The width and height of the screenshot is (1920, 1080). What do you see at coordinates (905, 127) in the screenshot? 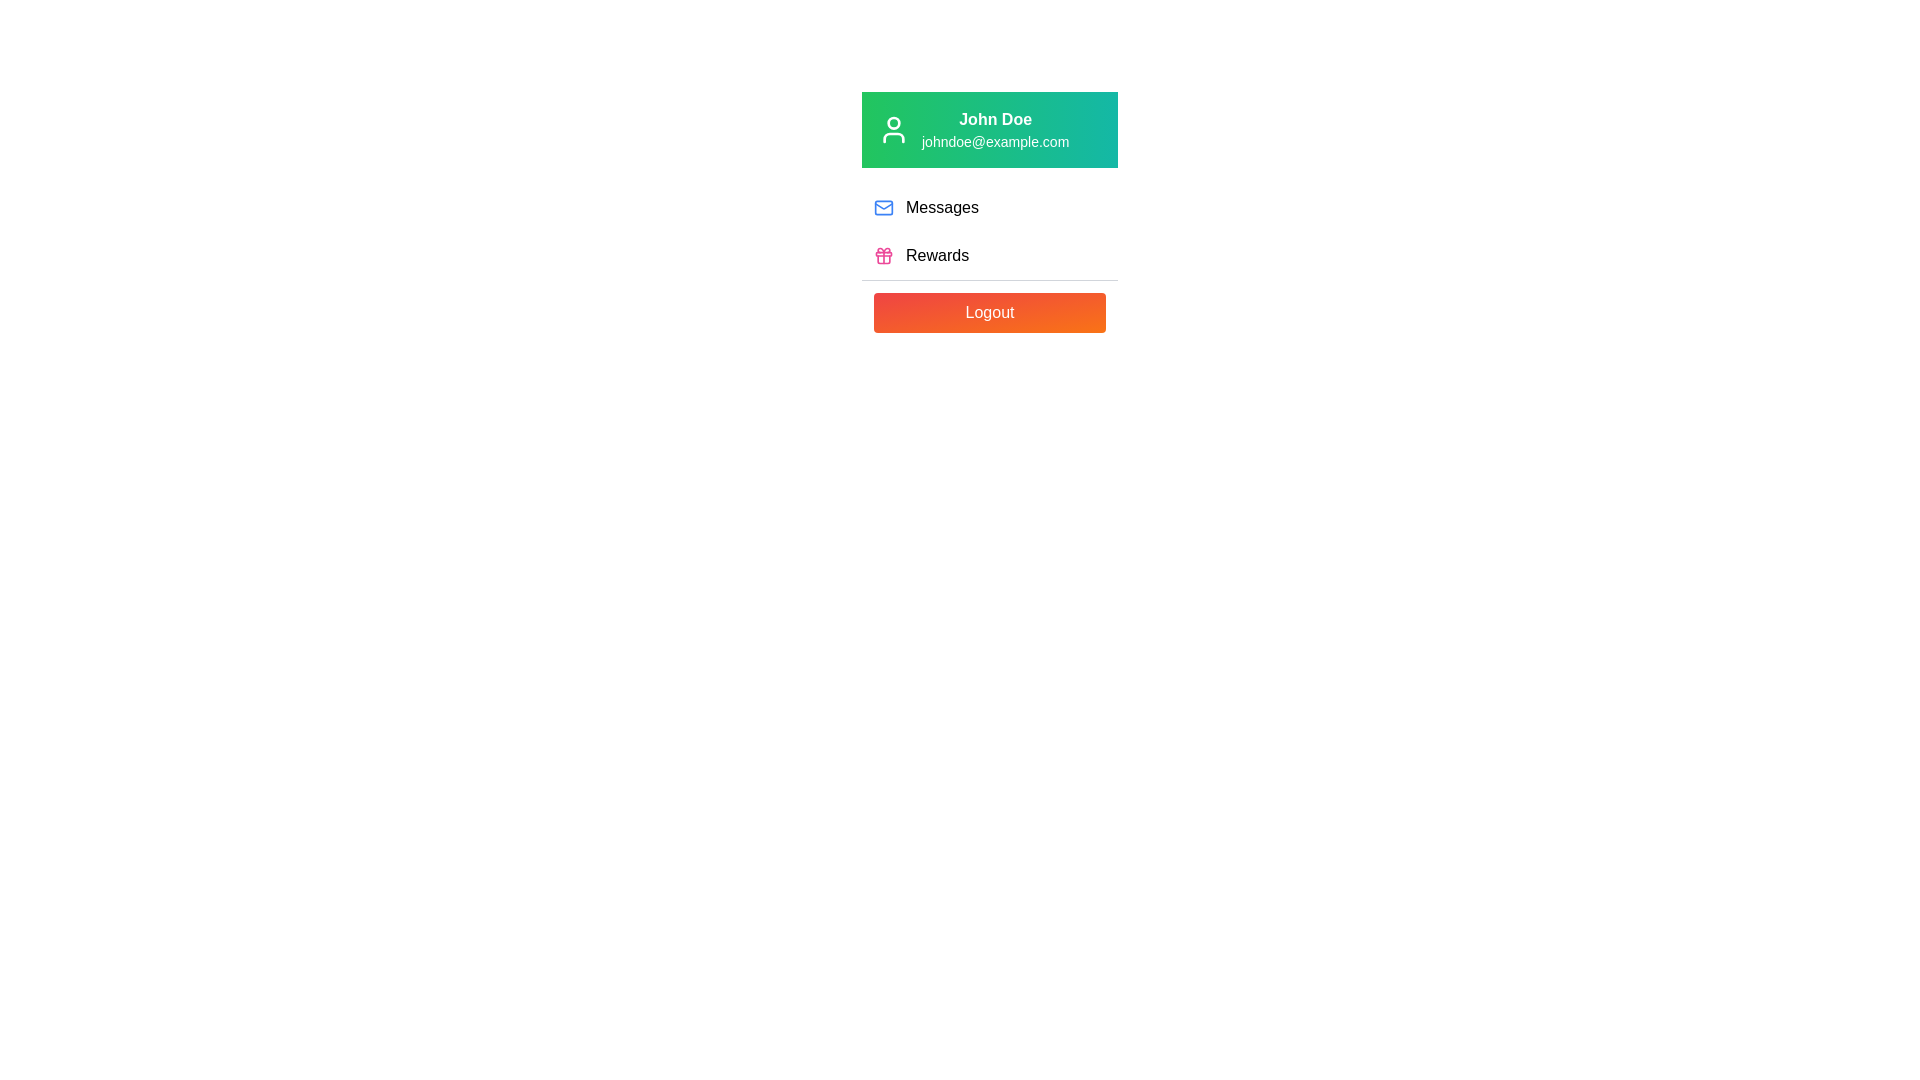
I see `the circular 'Close' button with a blue-to-purple gradient background located in the top-left corner of the user profile card for John Doe` at bounding box center [905, 127].